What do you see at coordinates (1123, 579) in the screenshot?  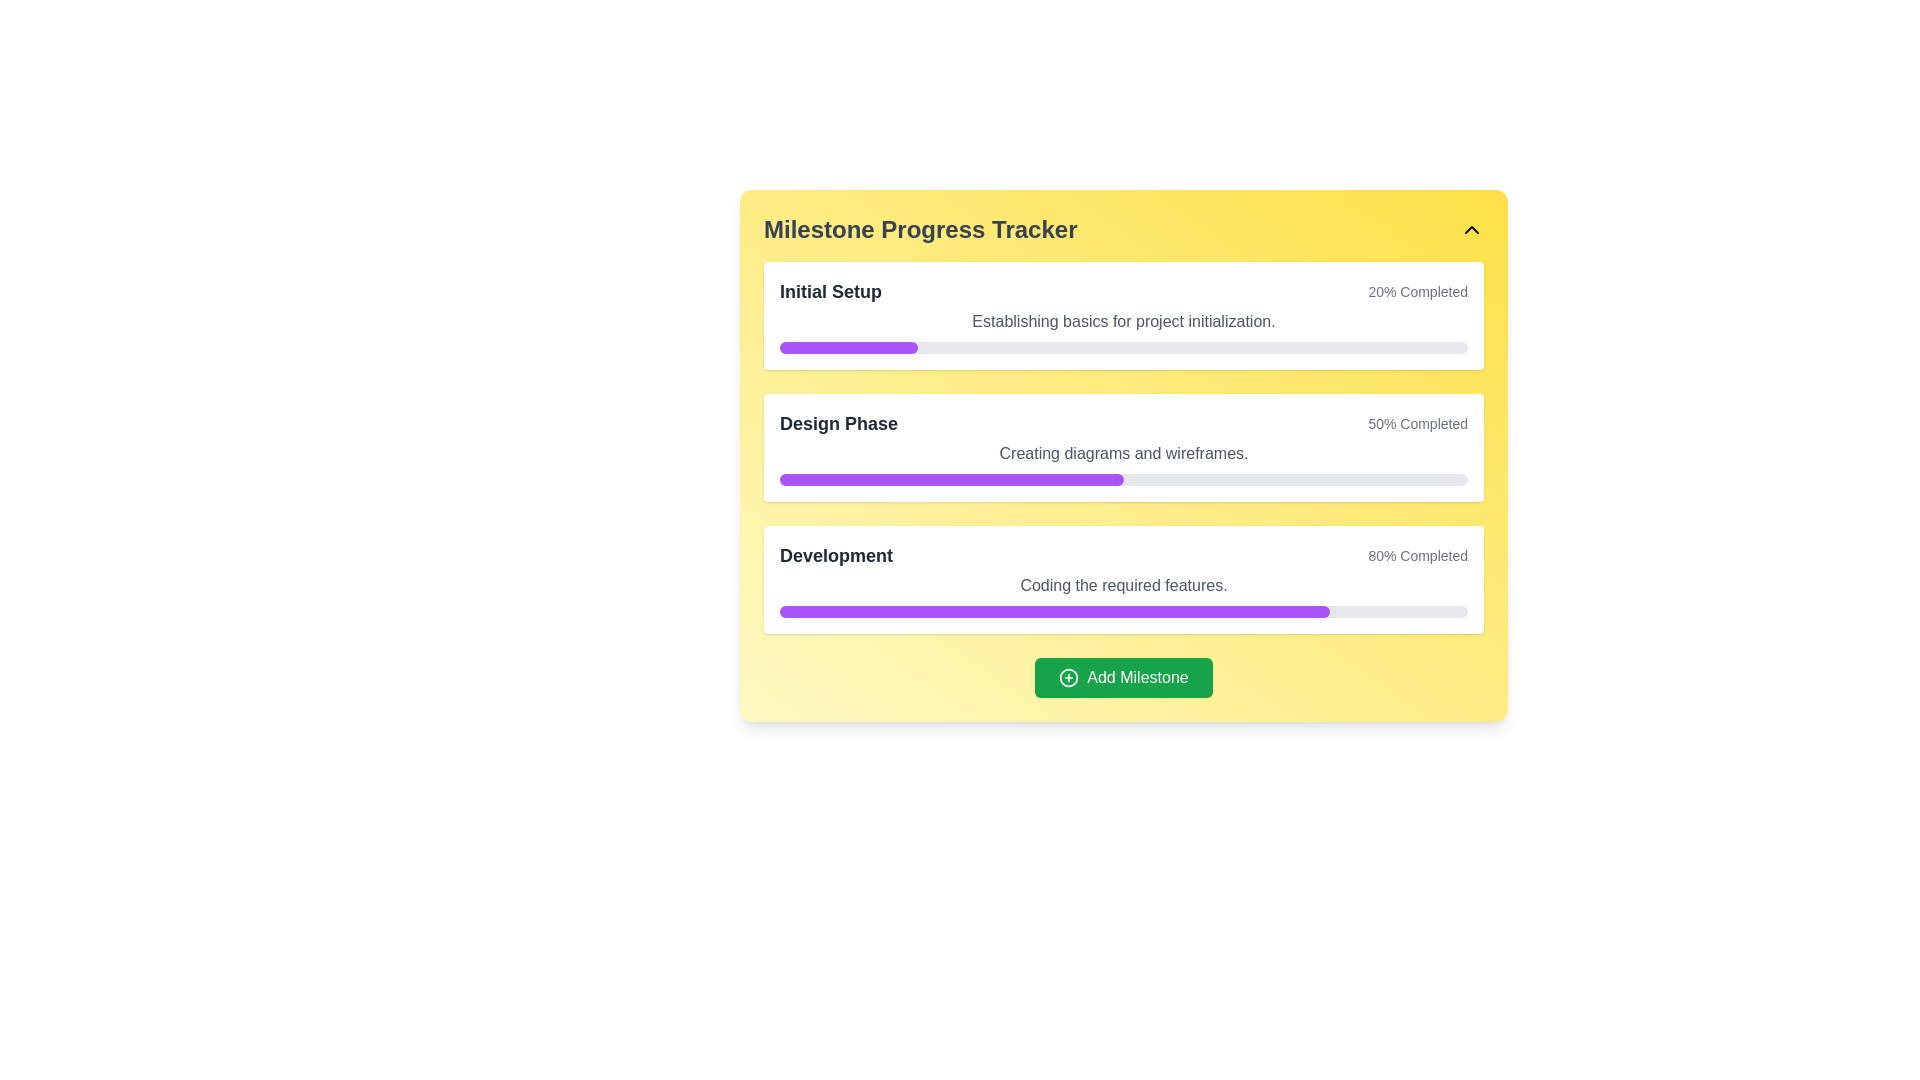 I see `the Milestone progress display, which is the third section in a vertically stacked list of milestones located in the center of the interface, following the 'Design Phase' section and preceding the 'Add Milestone' button` at bounding box center [1123, 579].